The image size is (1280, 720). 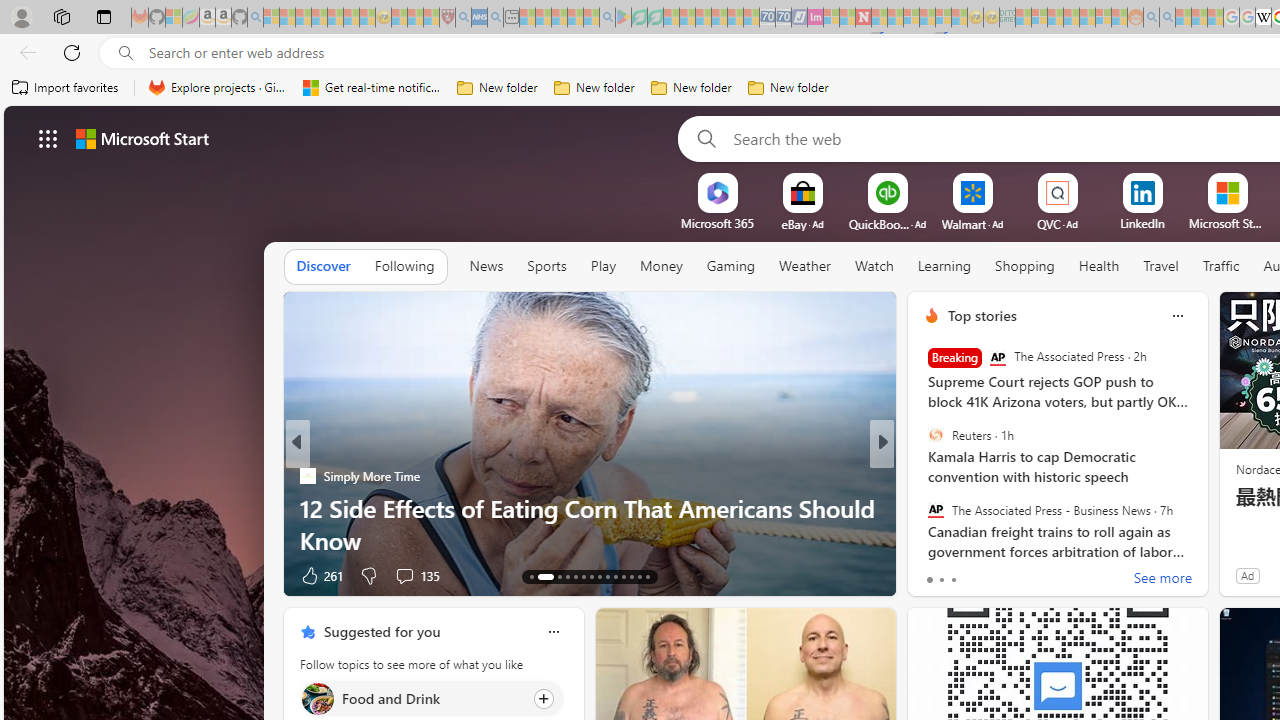 What do you see at coordinates (879, 17) in the screenshot?
I see `'Trusted Community Engagement and Contributions | Guidelines'` at bounding box center [879, 17].